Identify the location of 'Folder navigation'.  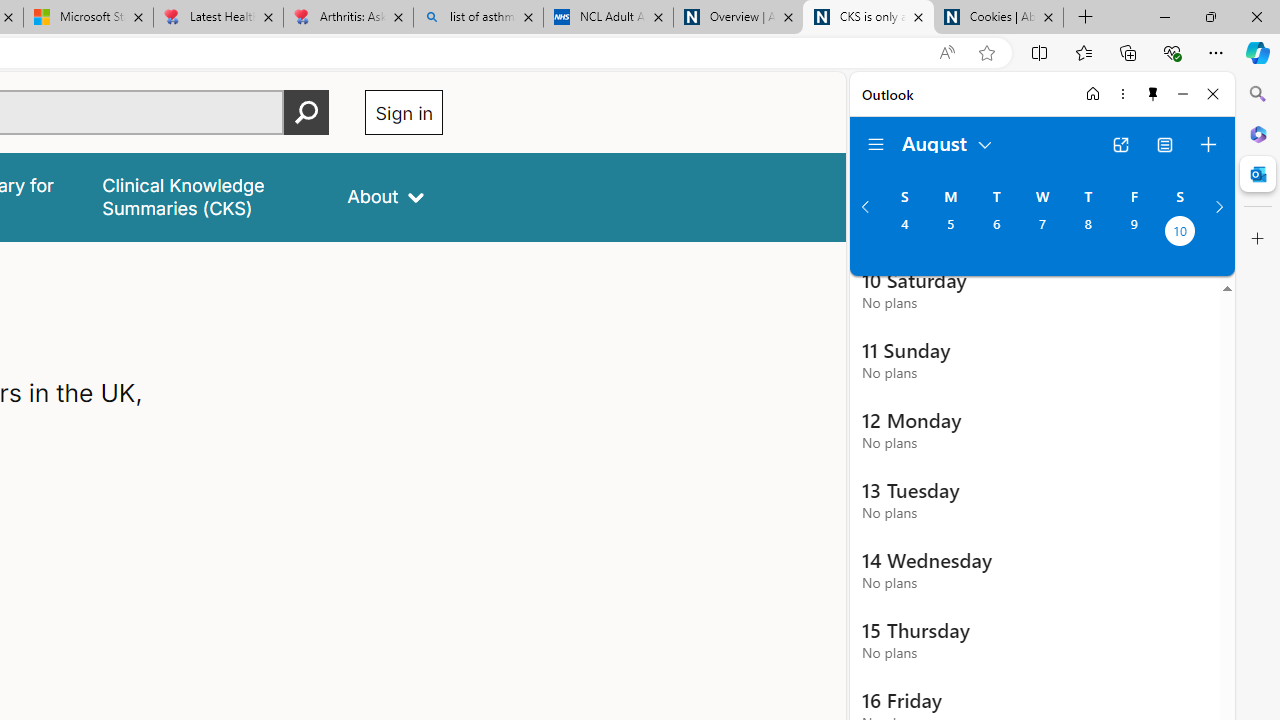
(876, 144).